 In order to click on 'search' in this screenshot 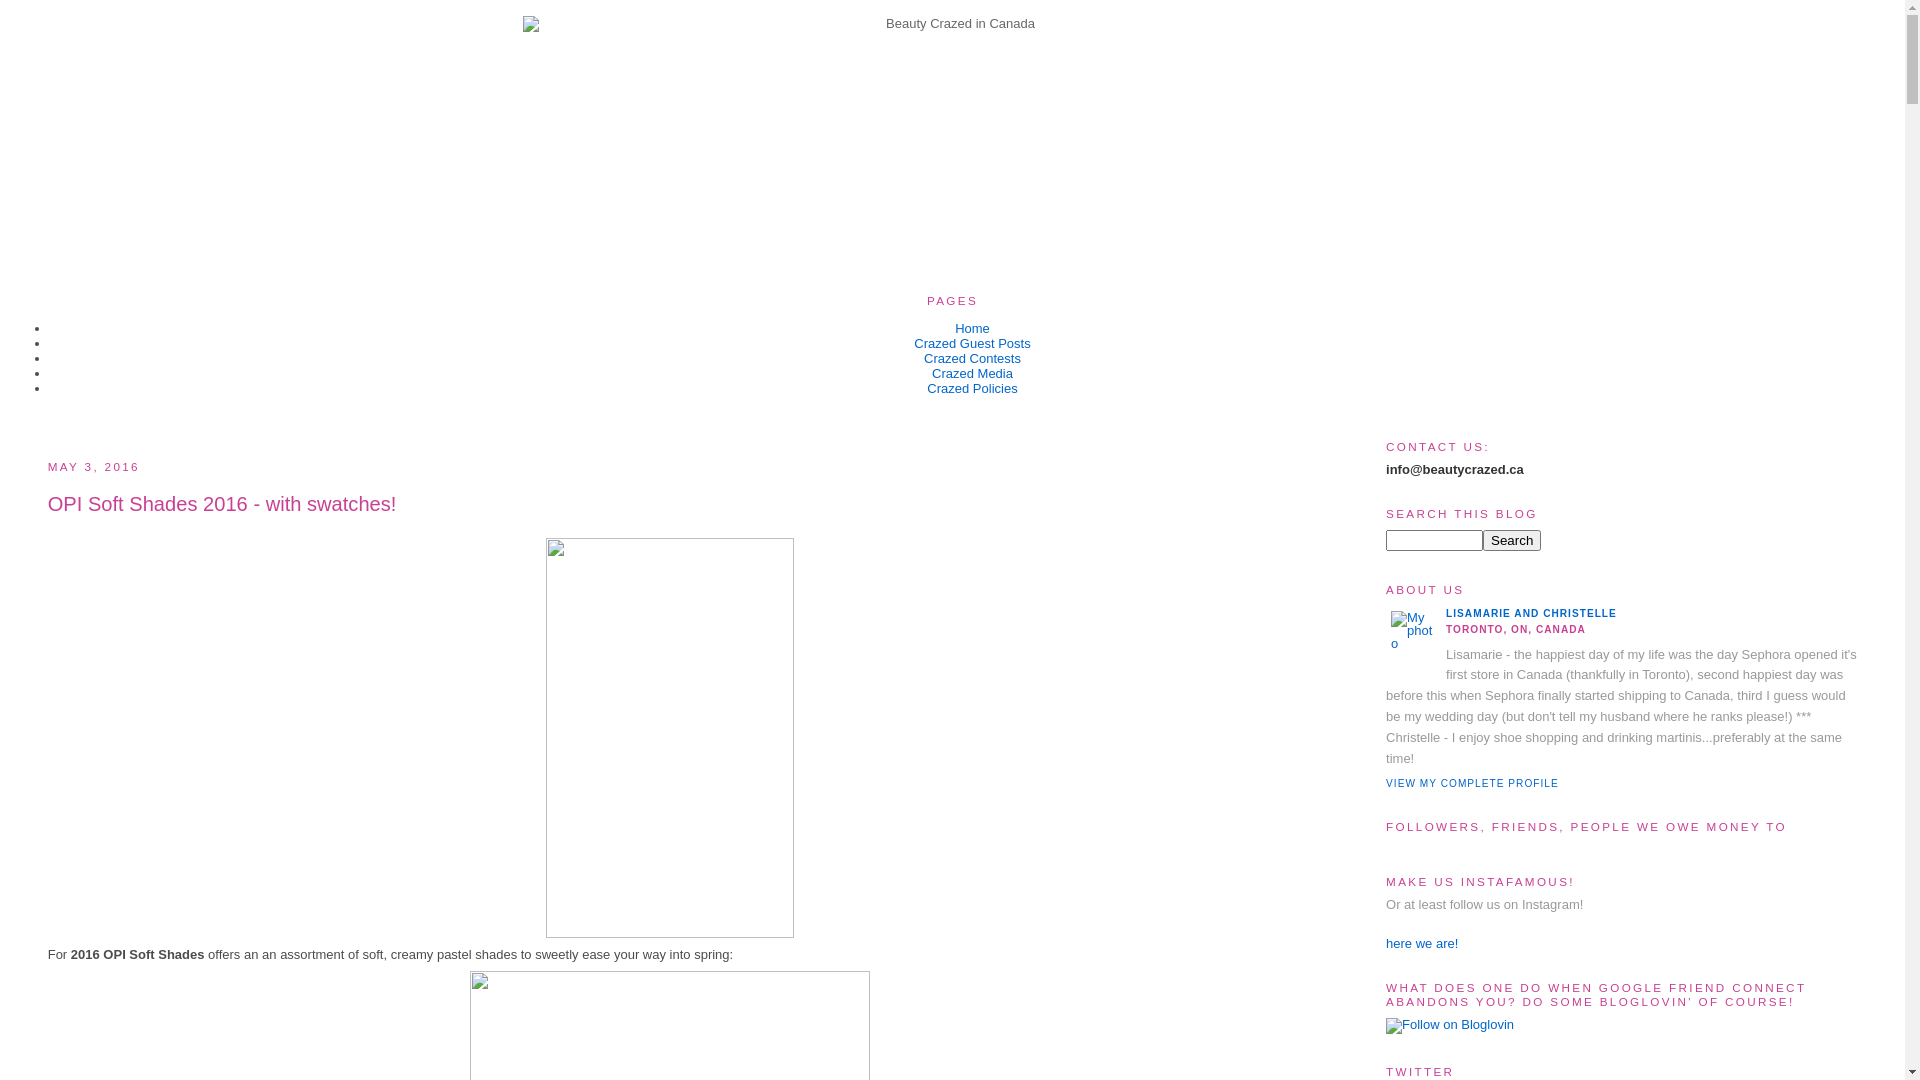, I will do `click(1385, 540)`.